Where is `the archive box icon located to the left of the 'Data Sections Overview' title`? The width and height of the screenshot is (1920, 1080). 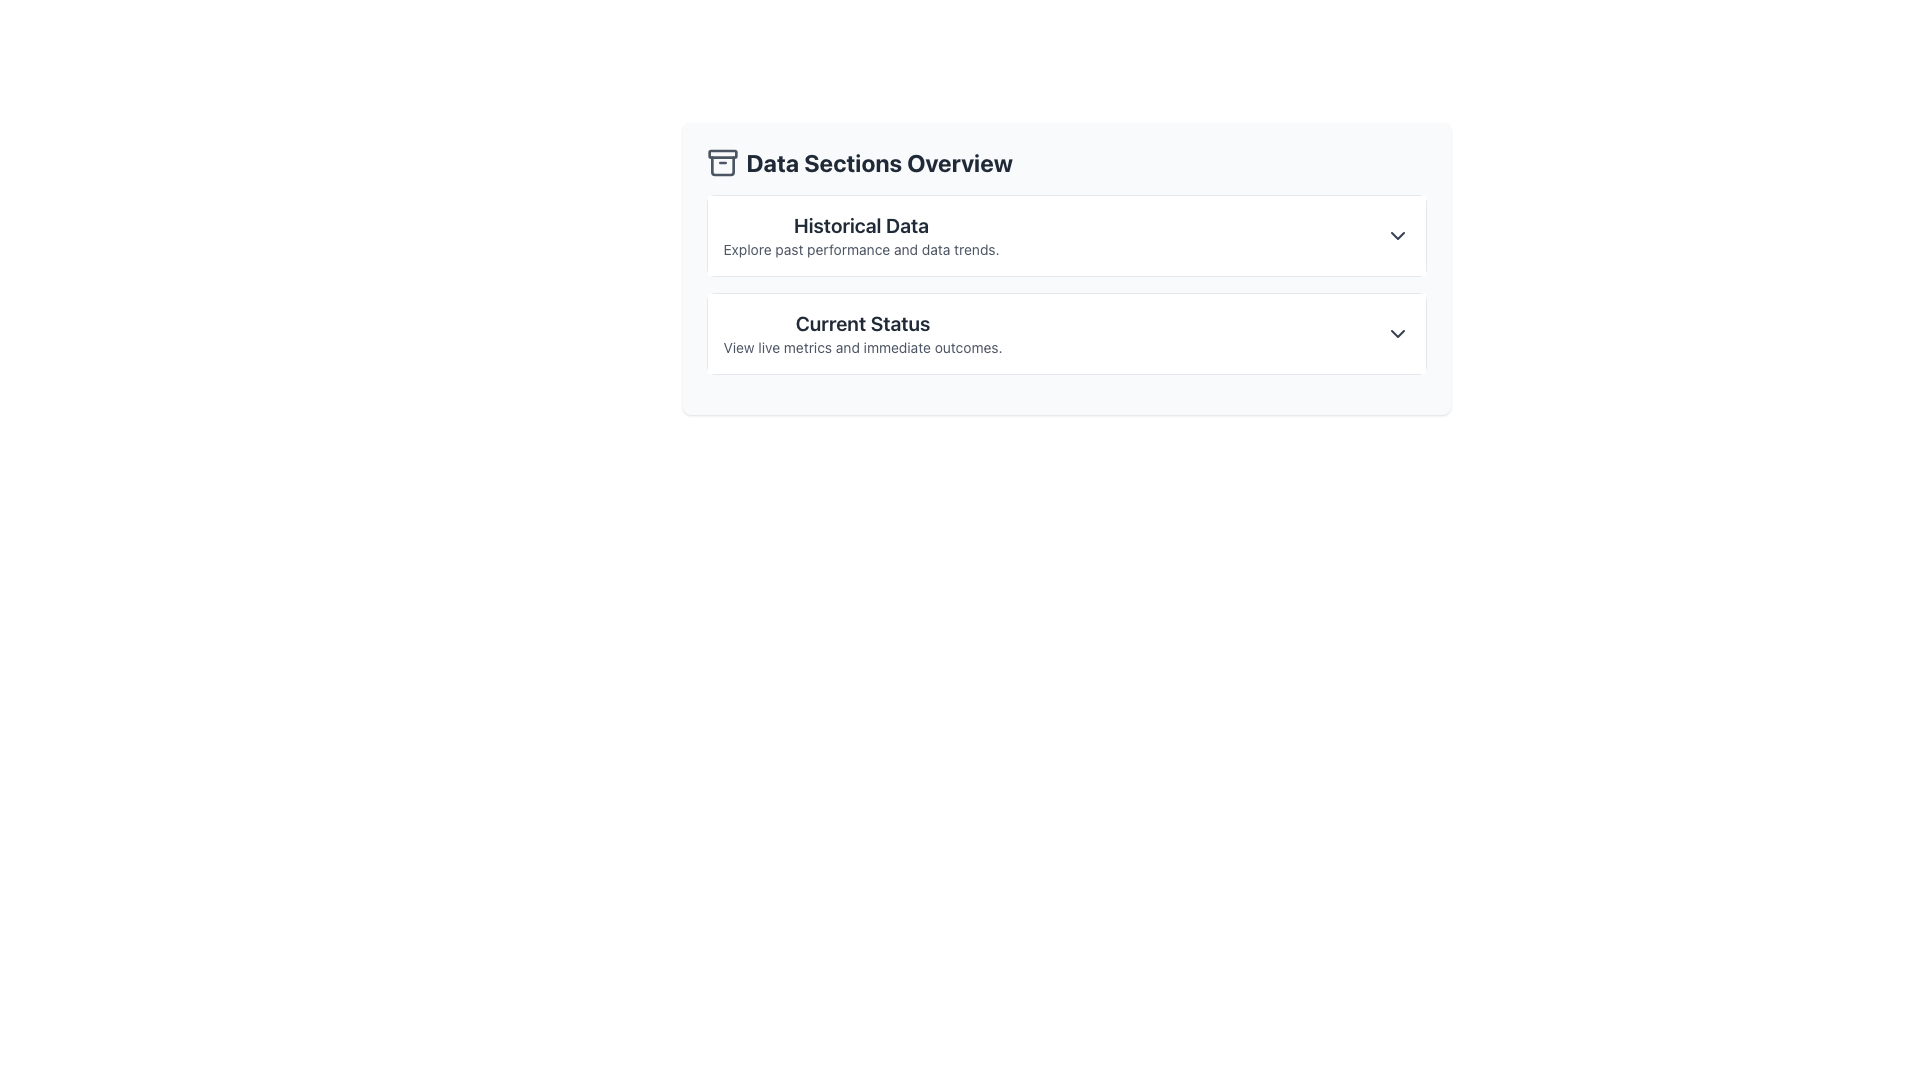
the archive box icon located to the left of the 'Data Sections Overview' title is located at coordinates (721, 161).